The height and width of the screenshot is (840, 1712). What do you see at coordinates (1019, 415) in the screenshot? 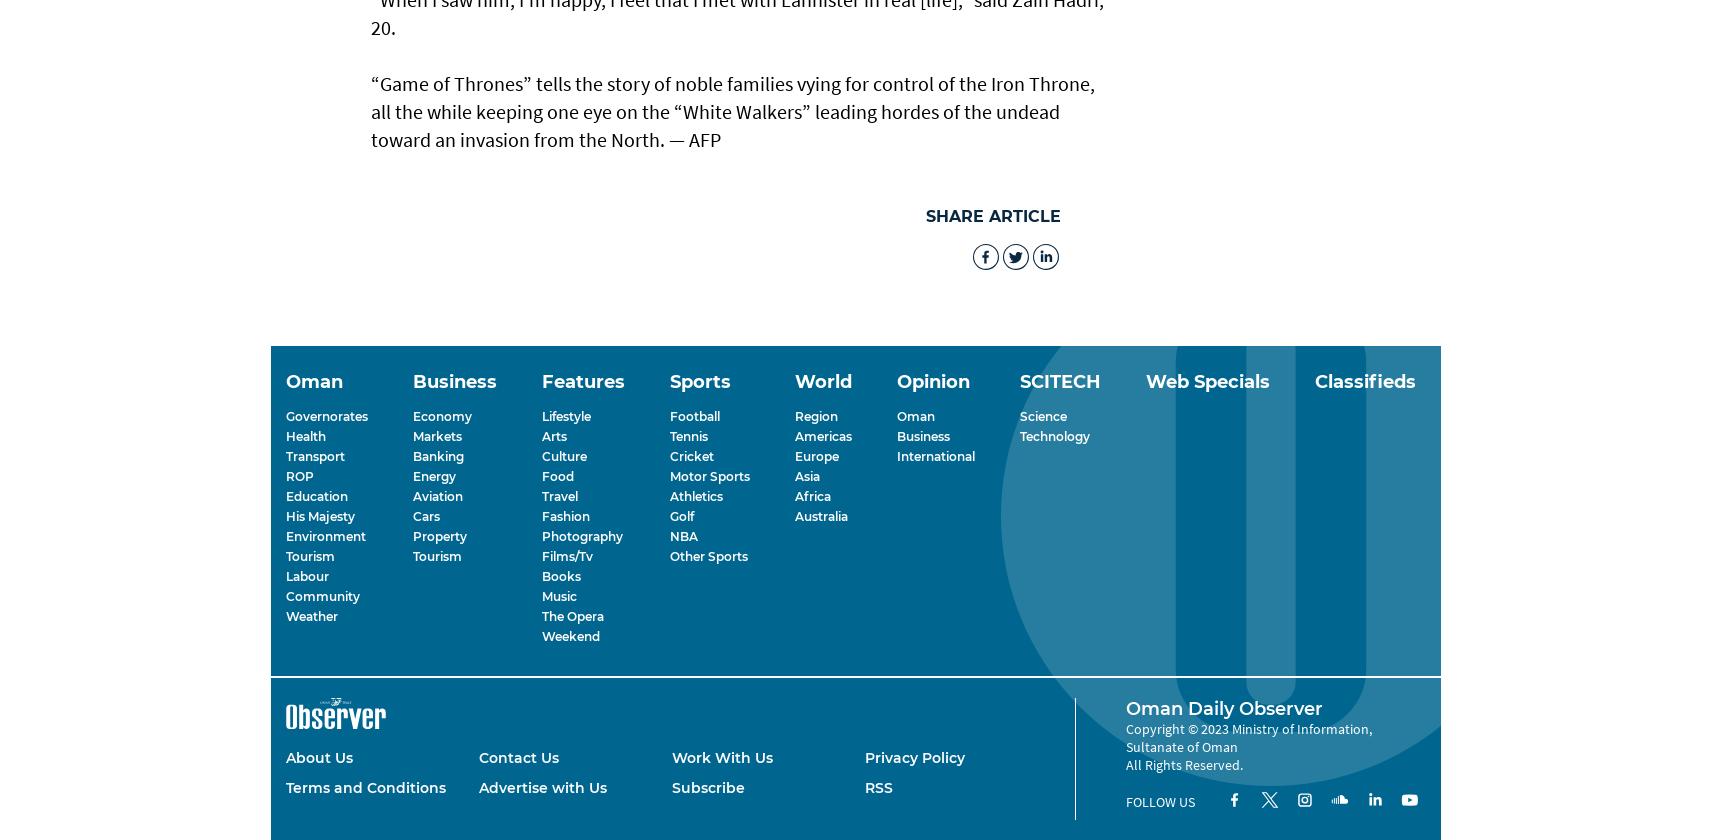
I see `'Science'` at bounding box center [1019, 415].